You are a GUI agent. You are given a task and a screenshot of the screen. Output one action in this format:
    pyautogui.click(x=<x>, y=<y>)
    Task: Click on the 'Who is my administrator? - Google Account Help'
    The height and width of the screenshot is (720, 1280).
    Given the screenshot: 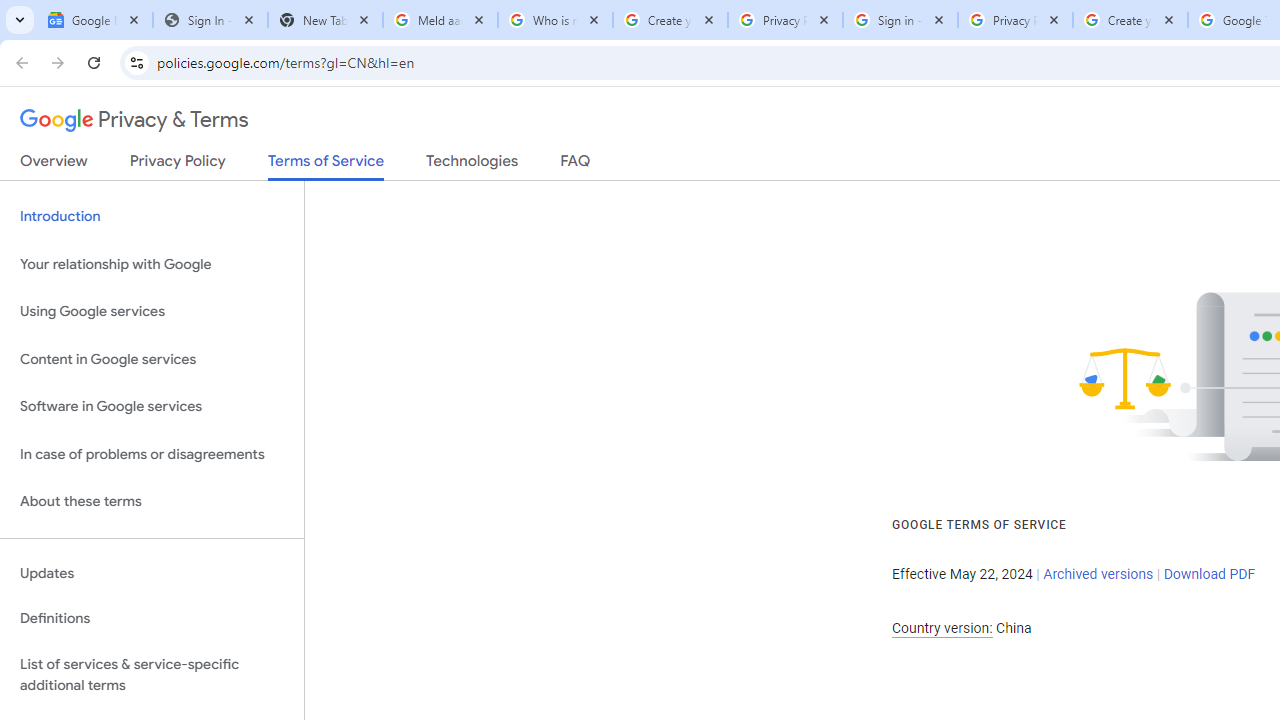 What is the action you would take?
    pyautogui.click(x=555, y=20)
    